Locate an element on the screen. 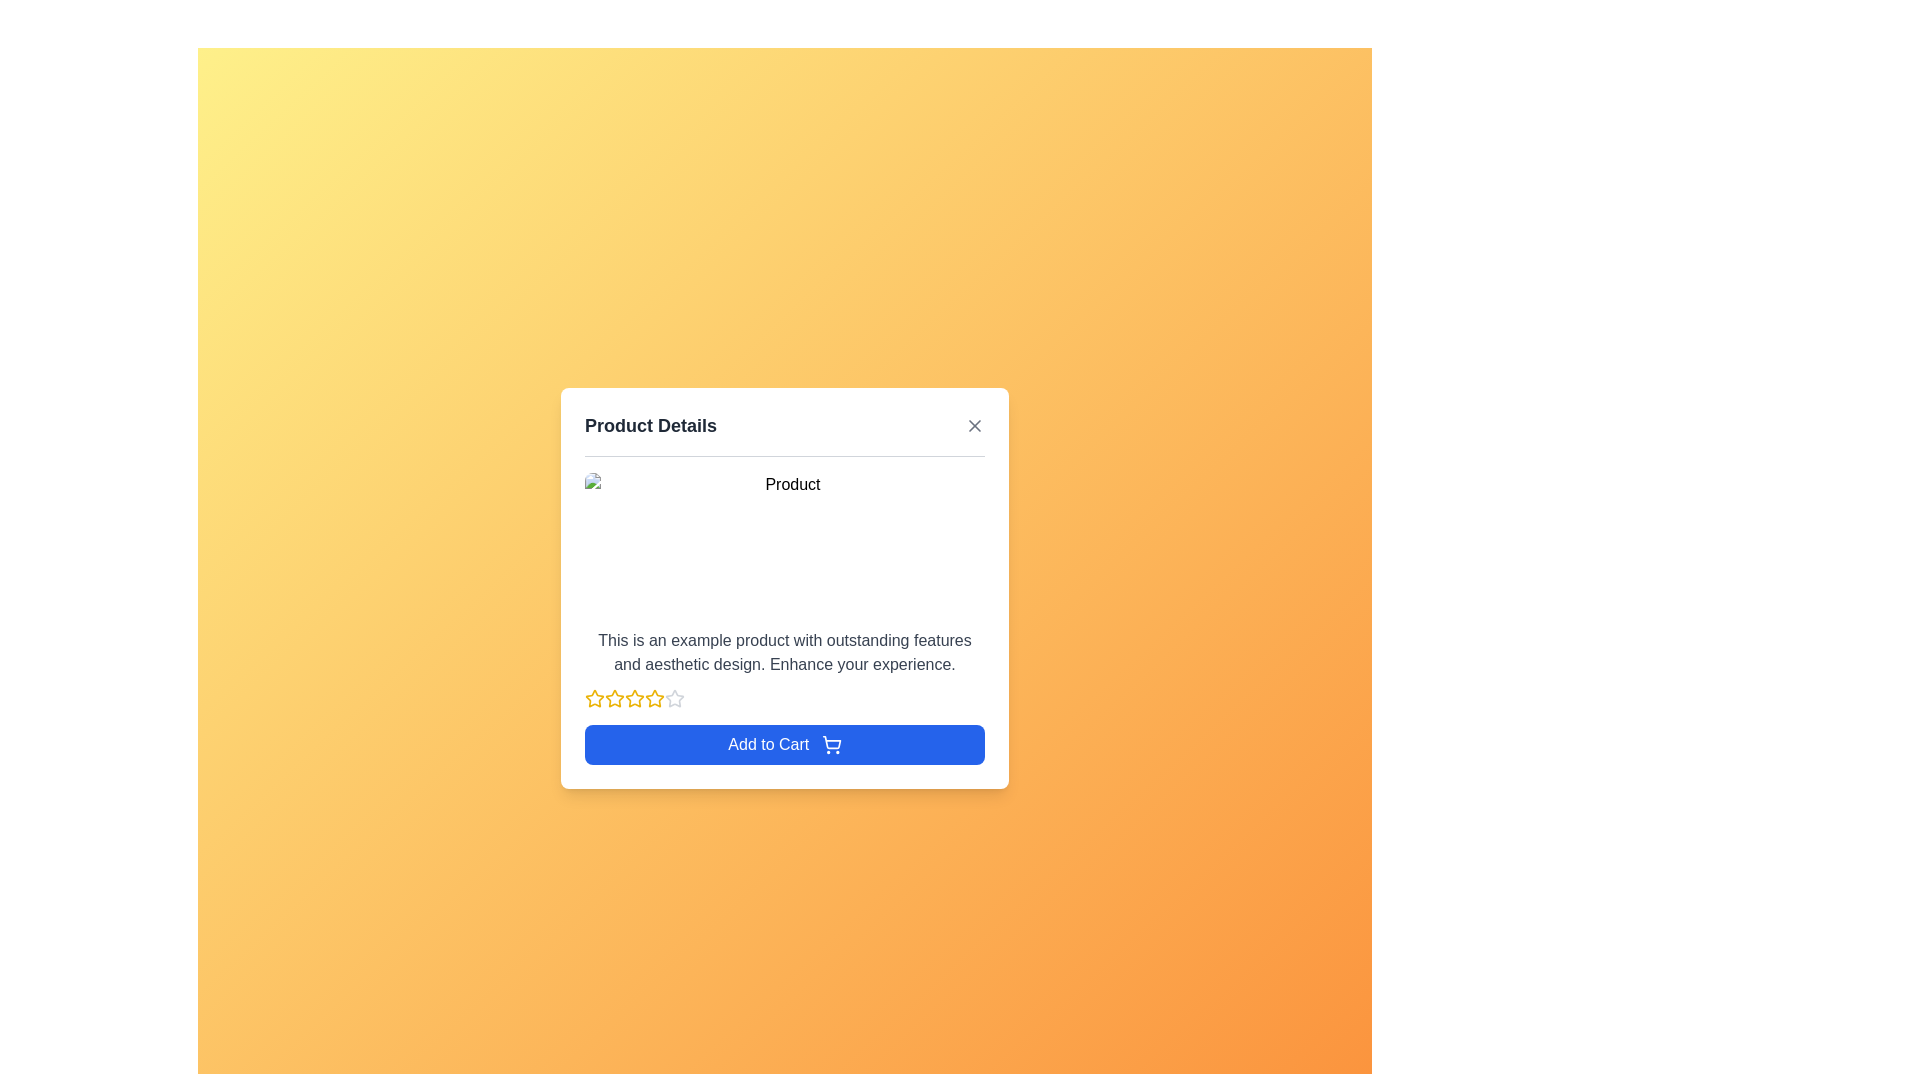 The width and height of the screenshot is (1920, 1080). the fourth star icon in the rating section is located at coordinates (675, 697).